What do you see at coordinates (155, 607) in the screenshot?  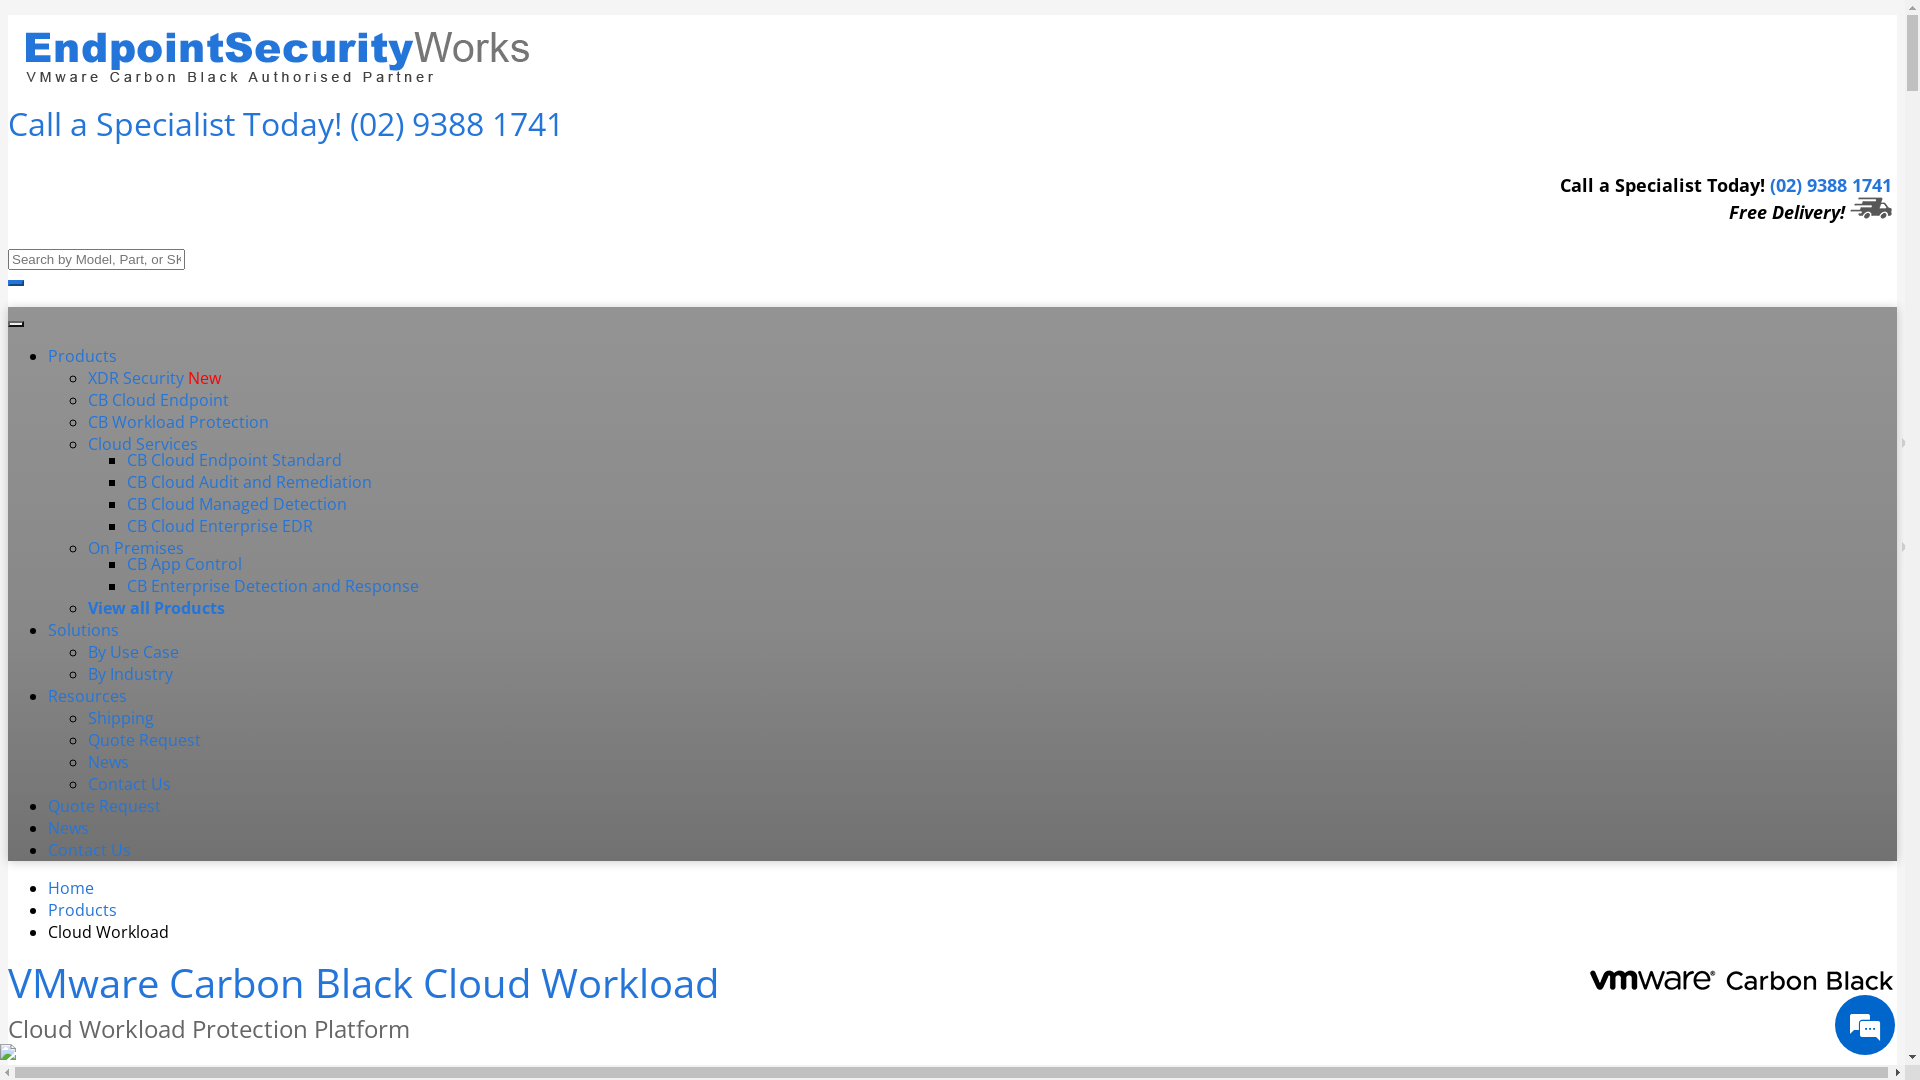 I see `'View all Products'` at bounding box center [155, 607].